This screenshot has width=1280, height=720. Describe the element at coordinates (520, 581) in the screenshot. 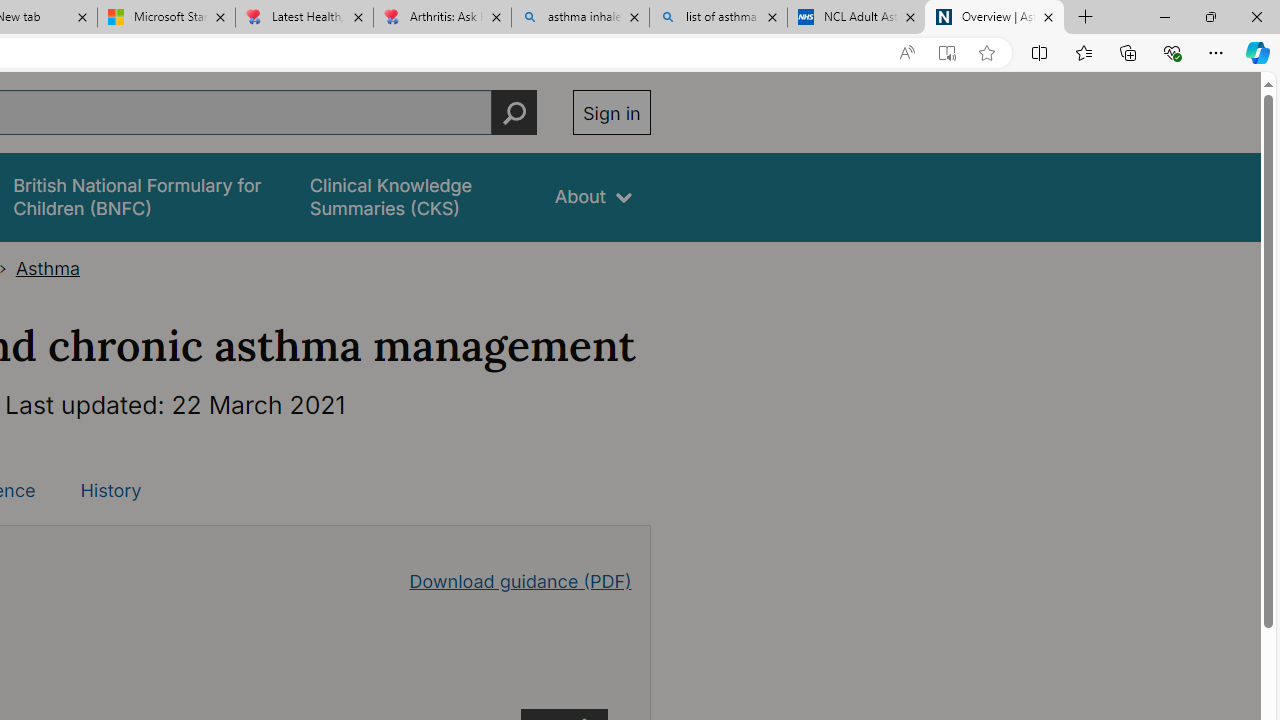

I see `'Download guidance (PDF)'` at that location.